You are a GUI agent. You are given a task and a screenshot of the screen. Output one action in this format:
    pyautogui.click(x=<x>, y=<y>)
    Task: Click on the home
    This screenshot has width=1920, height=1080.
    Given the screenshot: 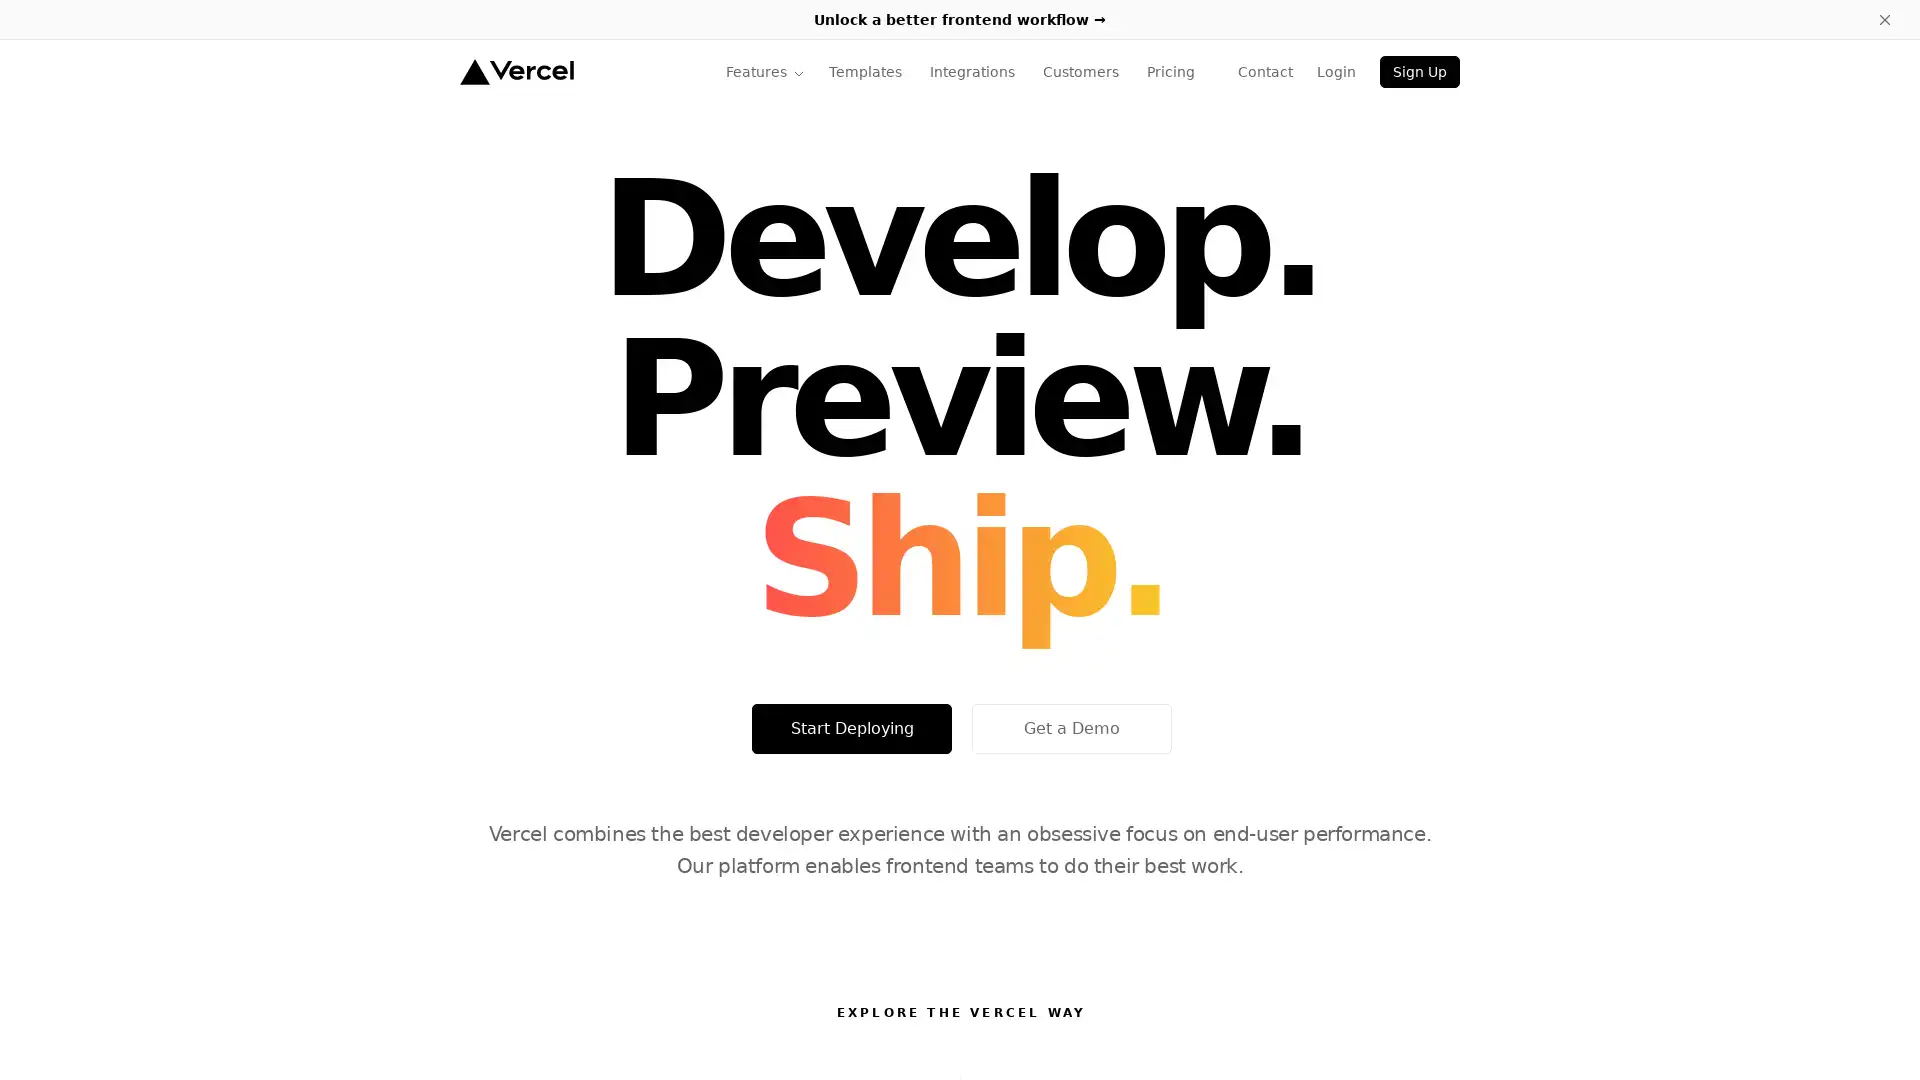 What is the action you would take?
    pyautogui.click(x=516, y=71)
    